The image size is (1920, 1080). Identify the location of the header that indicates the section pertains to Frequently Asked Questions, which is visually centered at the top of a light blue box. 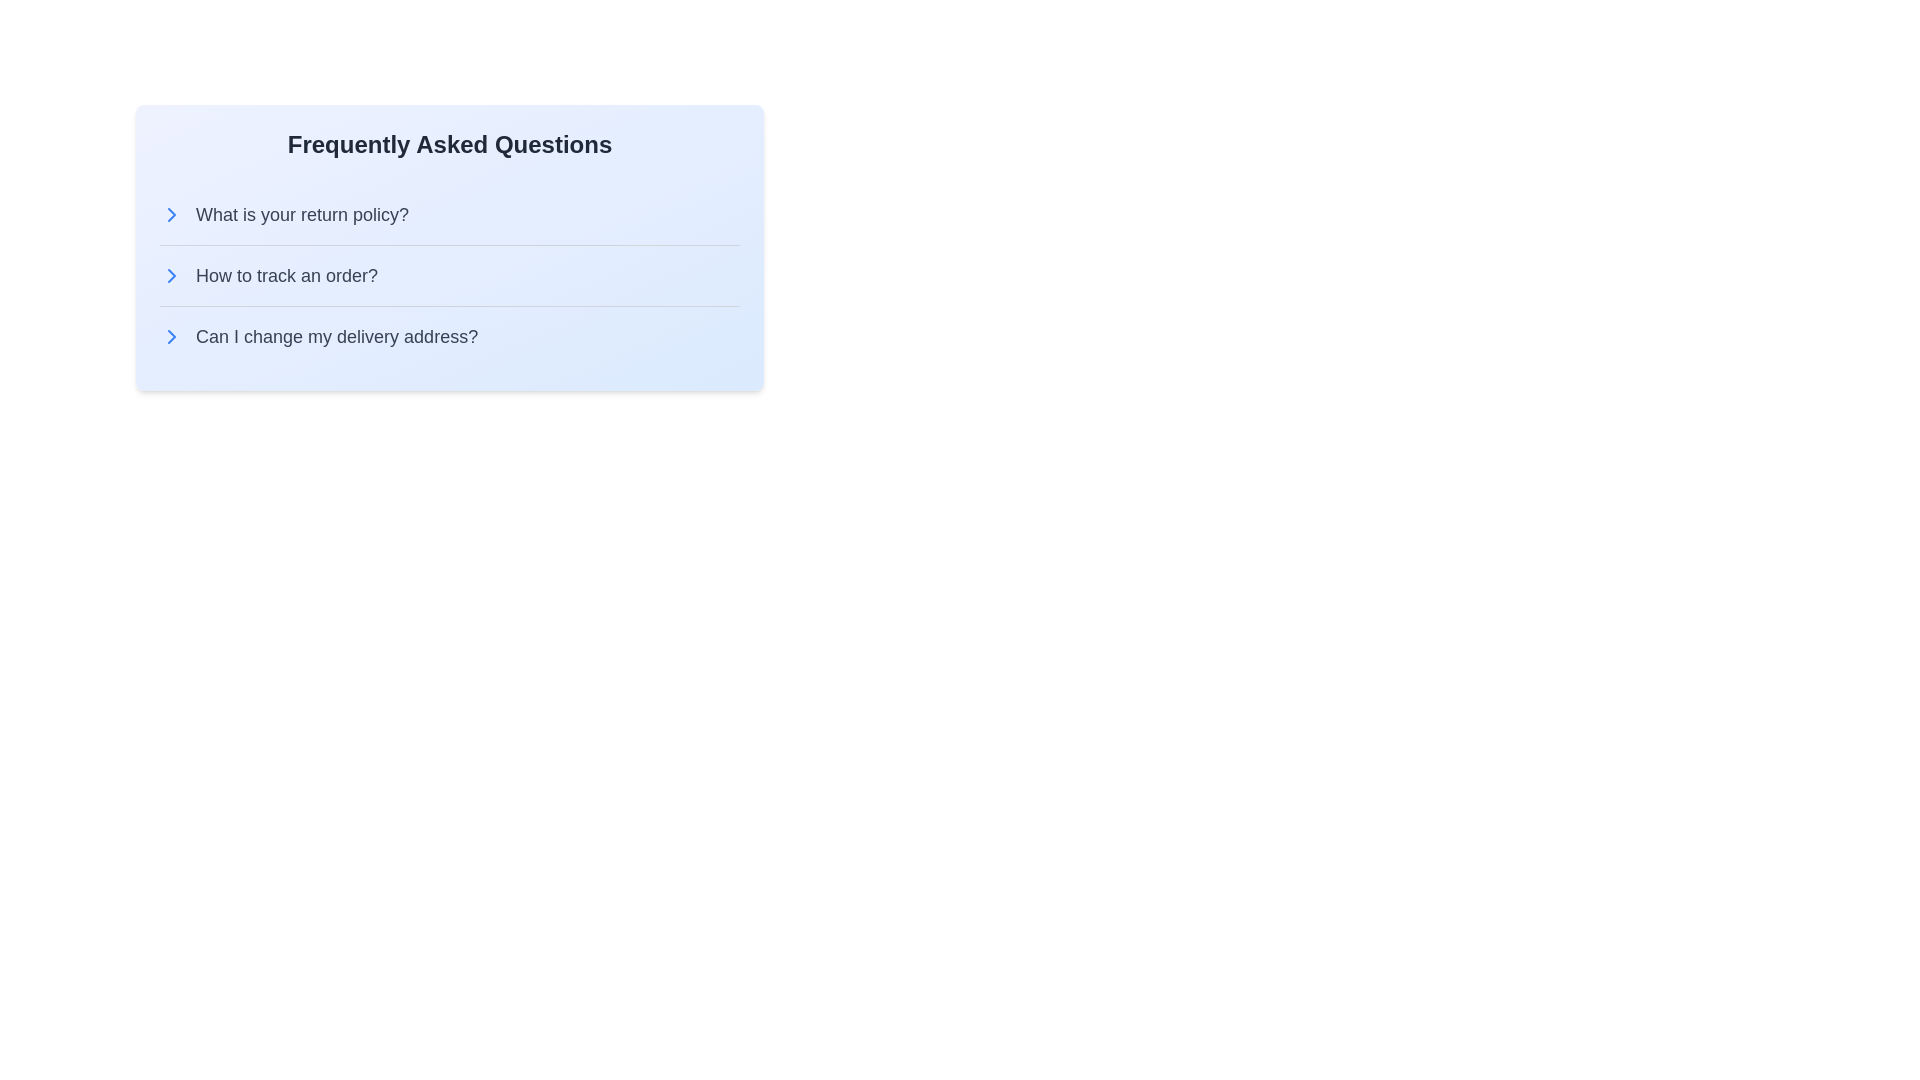
(449, 144).